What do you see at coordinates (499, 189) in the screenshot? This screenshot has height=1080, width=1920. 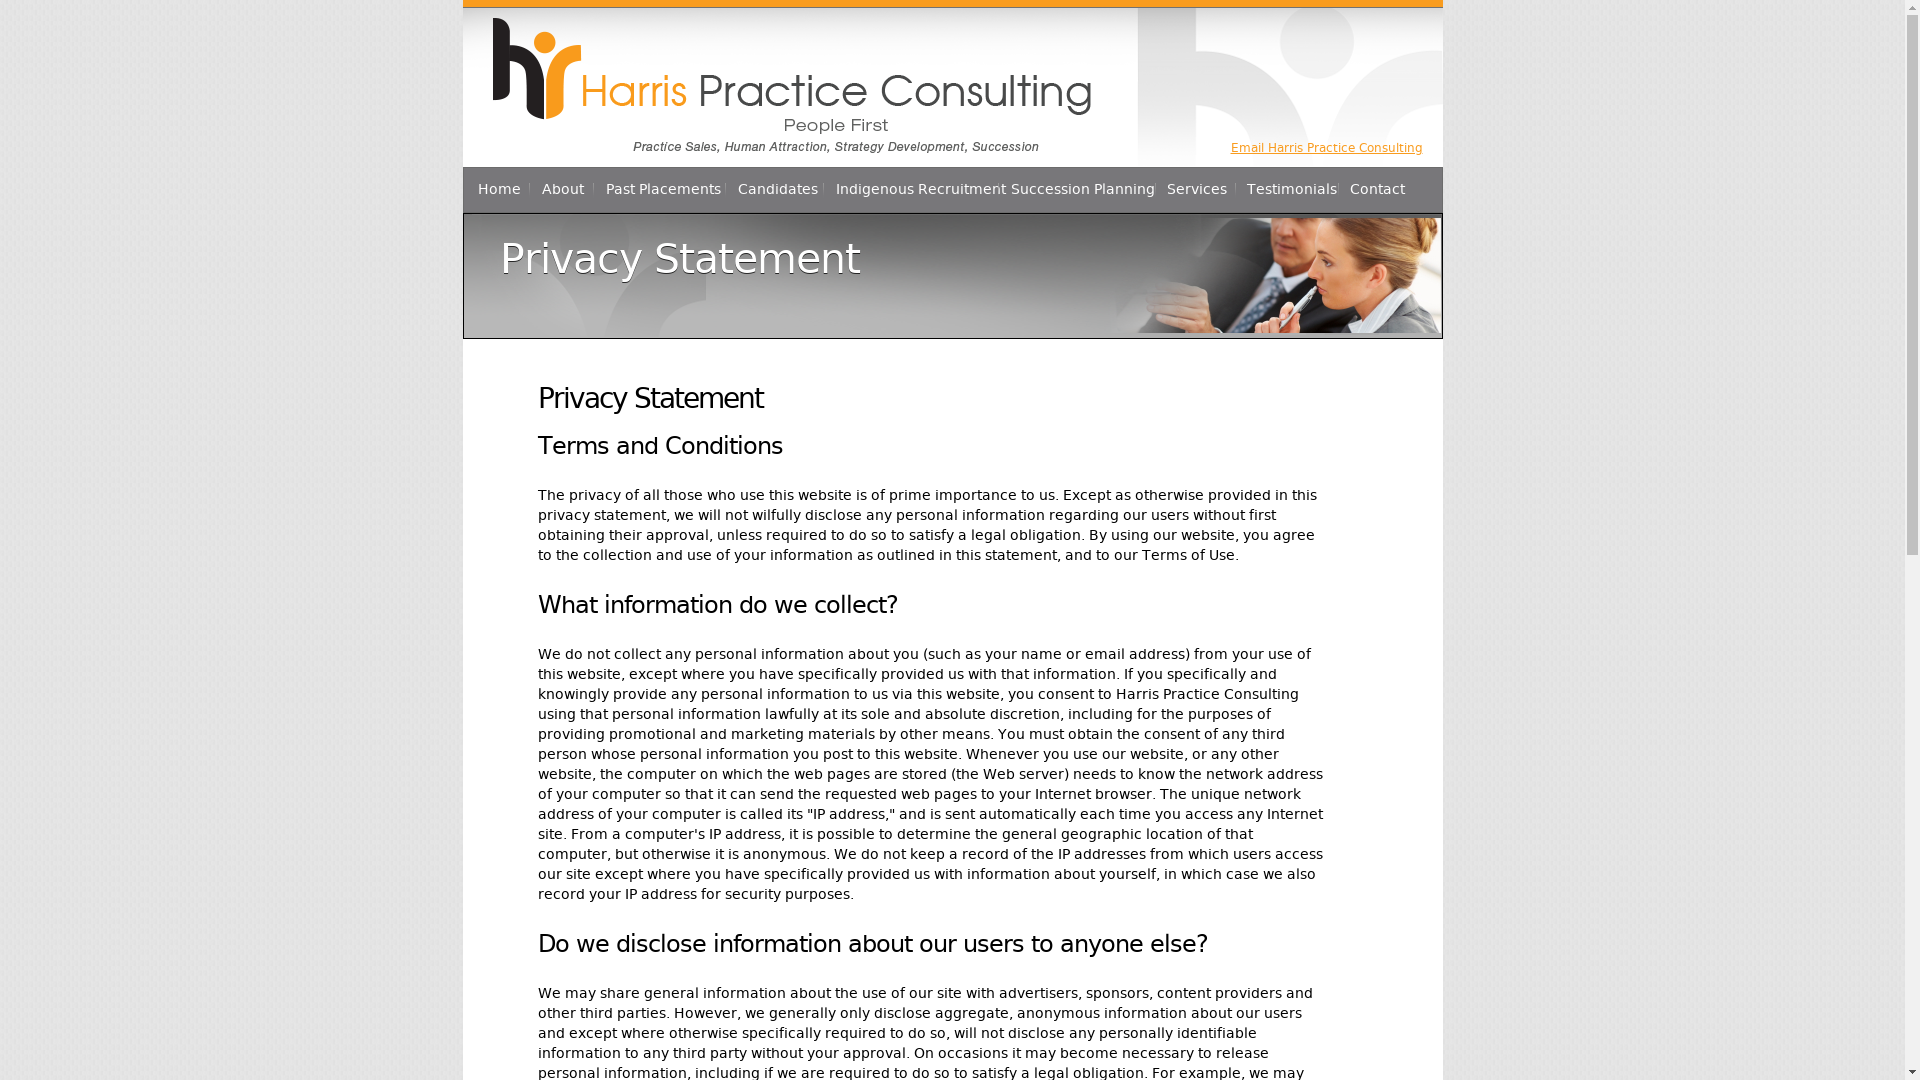 I see `'Home'` at bounding box center [499, 189].